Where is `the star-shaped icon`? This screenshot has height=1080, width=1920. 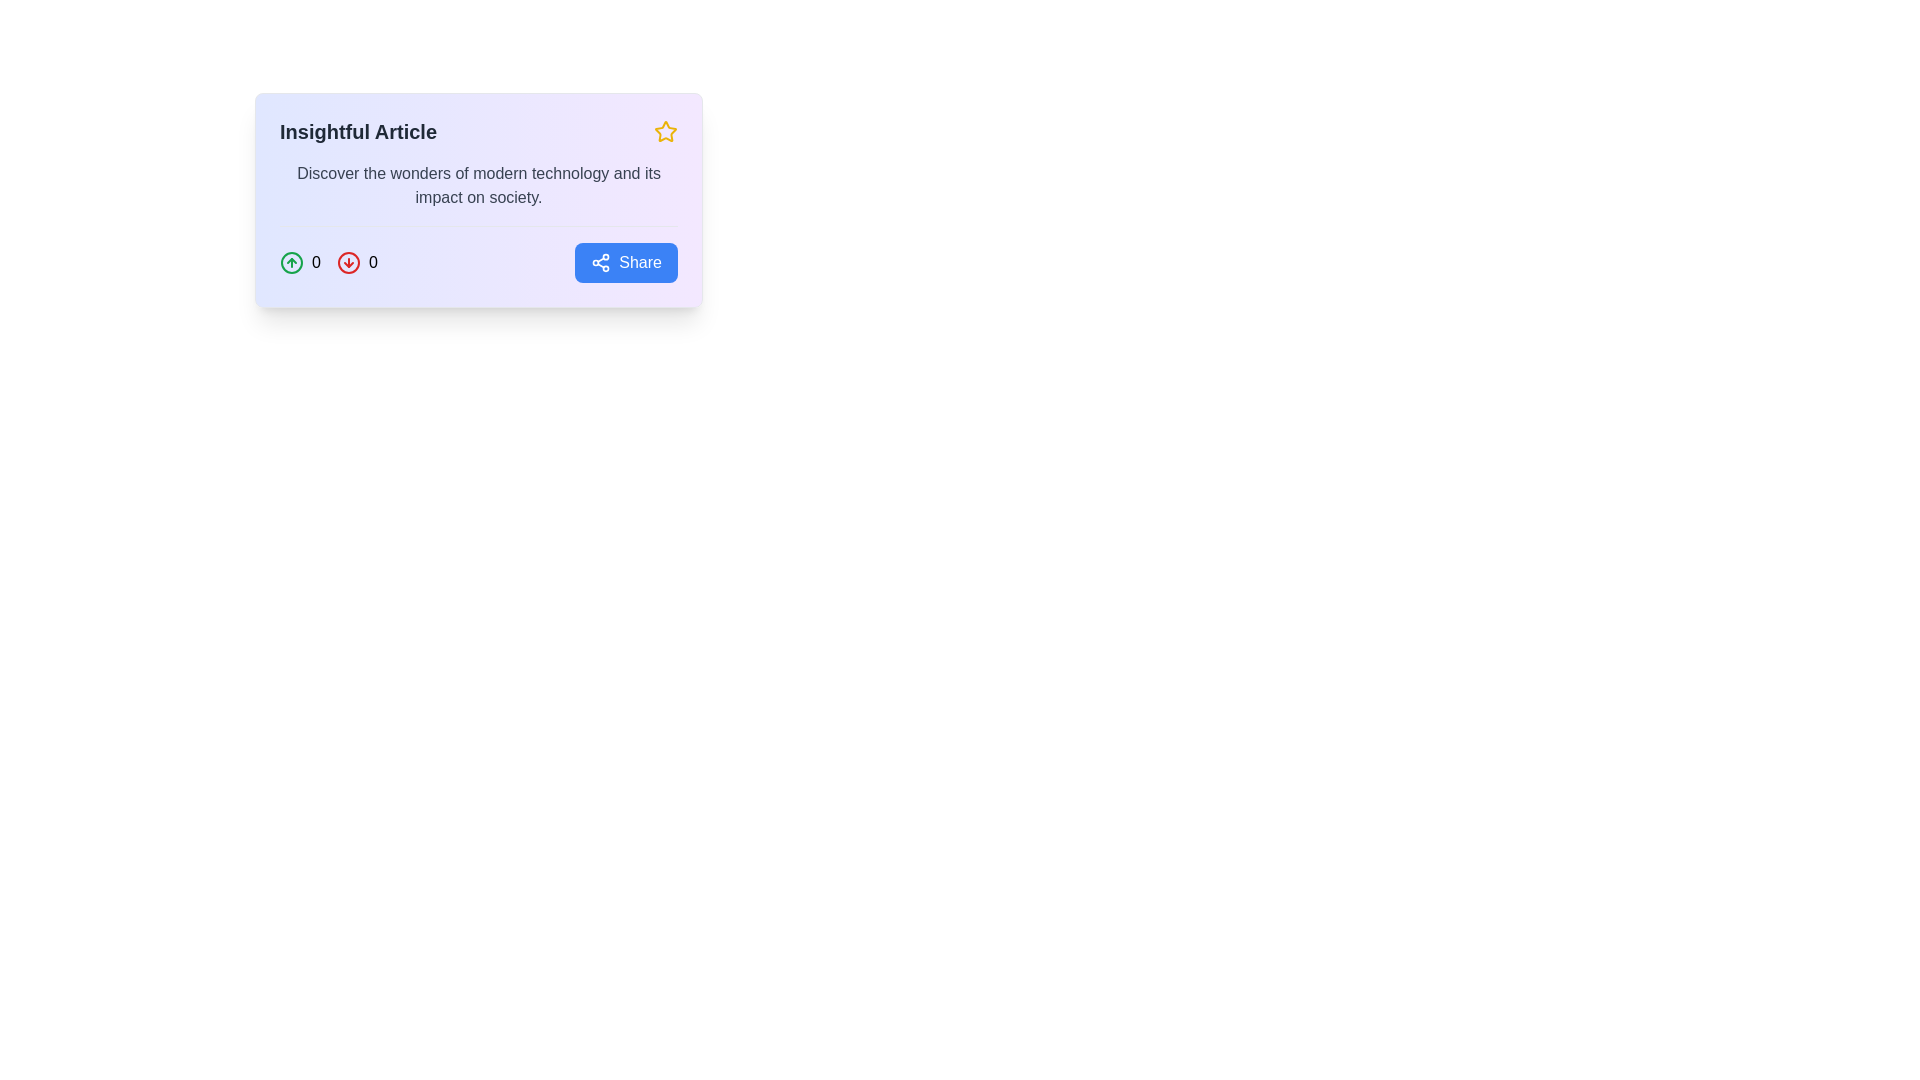 the star-shaped icon is located at coordinates (666, 131).